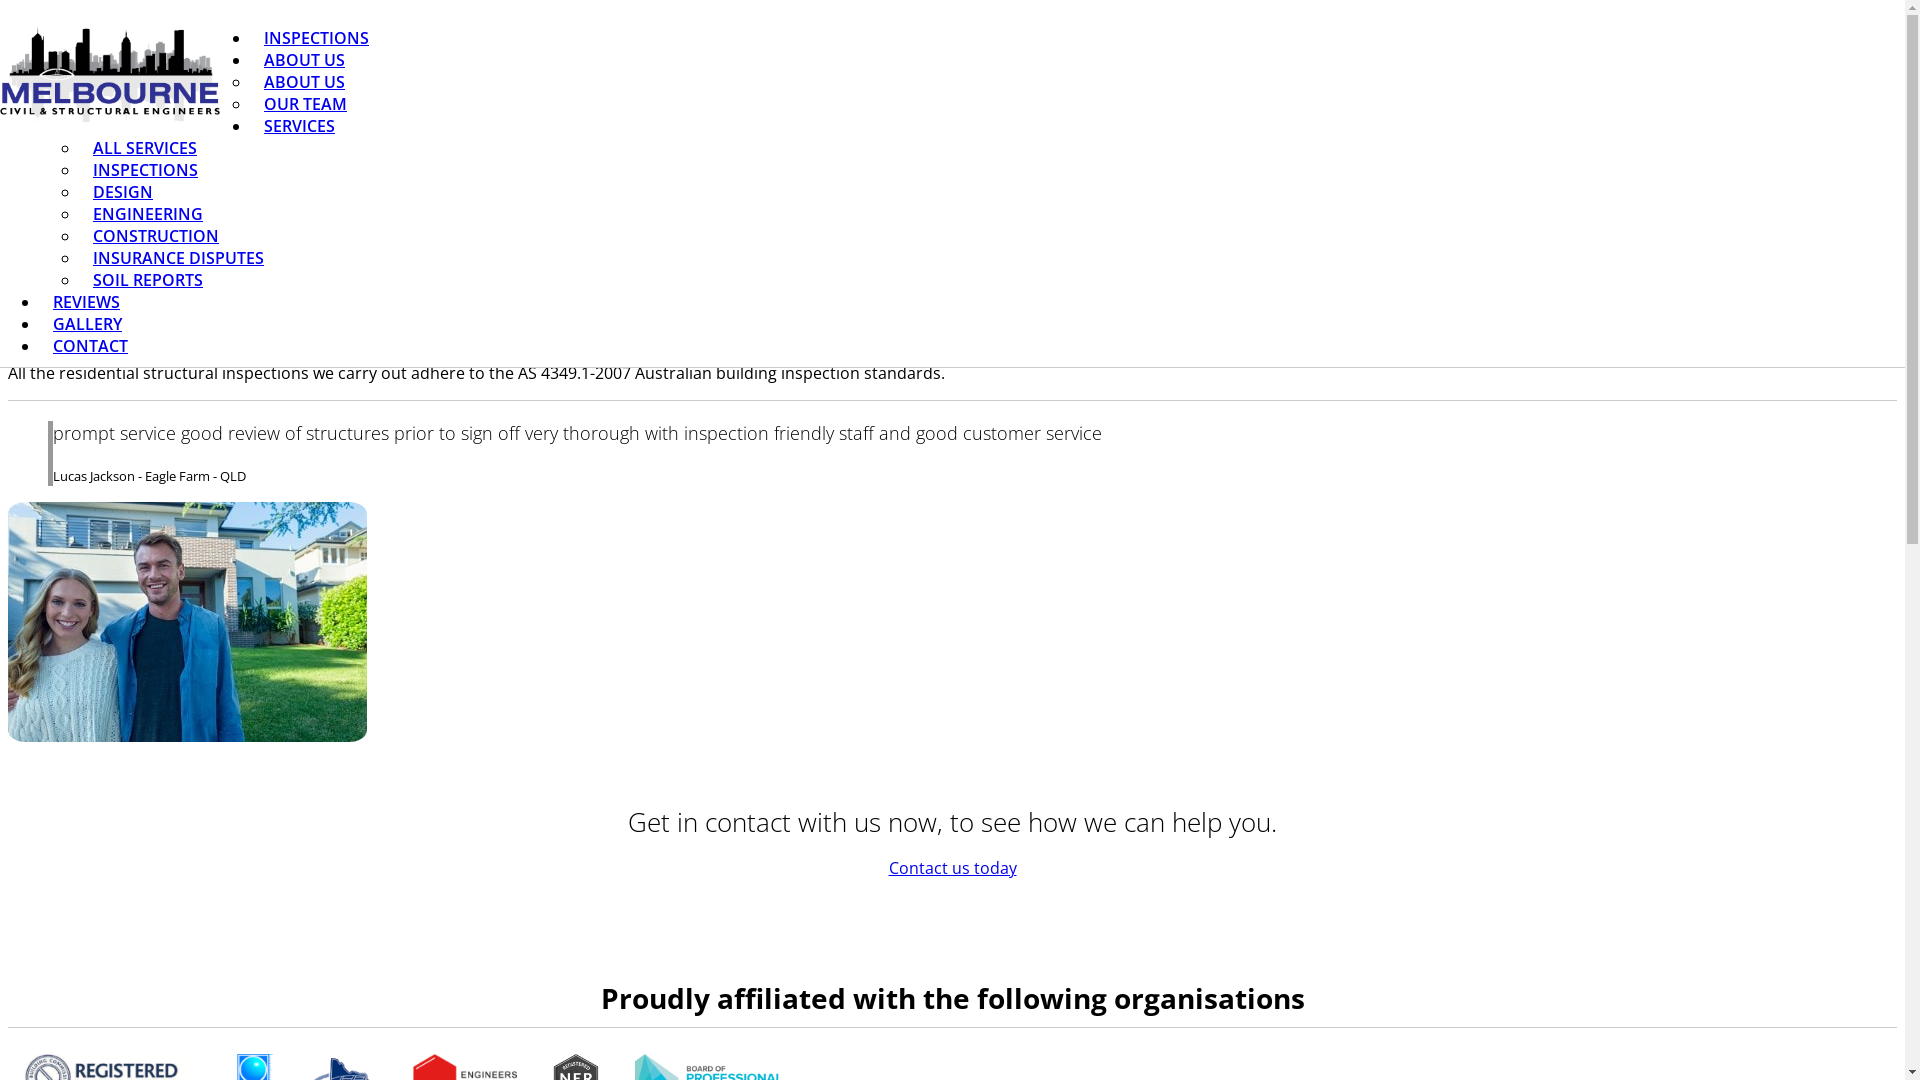 The width and height of the screenshot is (1920, 1080). I want to click on 'ABOUT US', so click(303, 80).